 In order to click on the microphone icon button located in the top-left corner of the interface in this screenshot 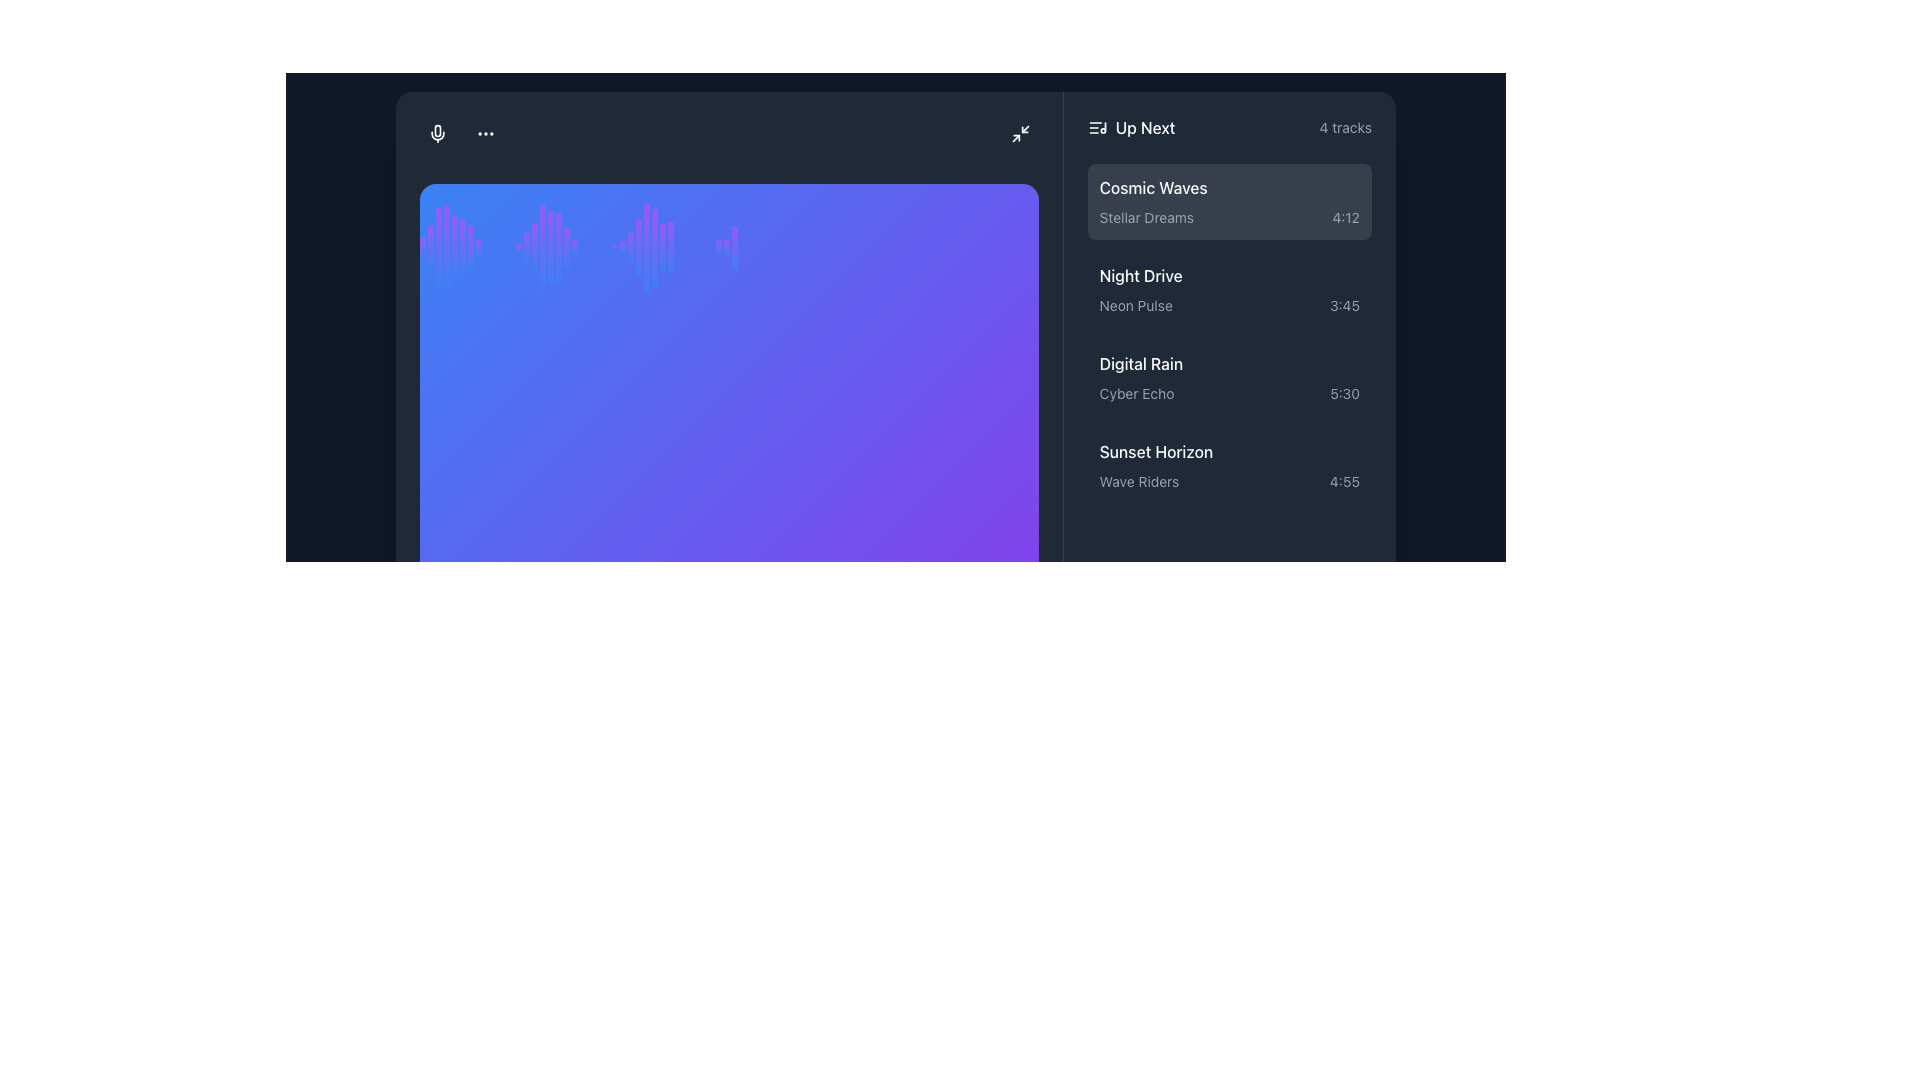, I will do `click(436, 132)`.